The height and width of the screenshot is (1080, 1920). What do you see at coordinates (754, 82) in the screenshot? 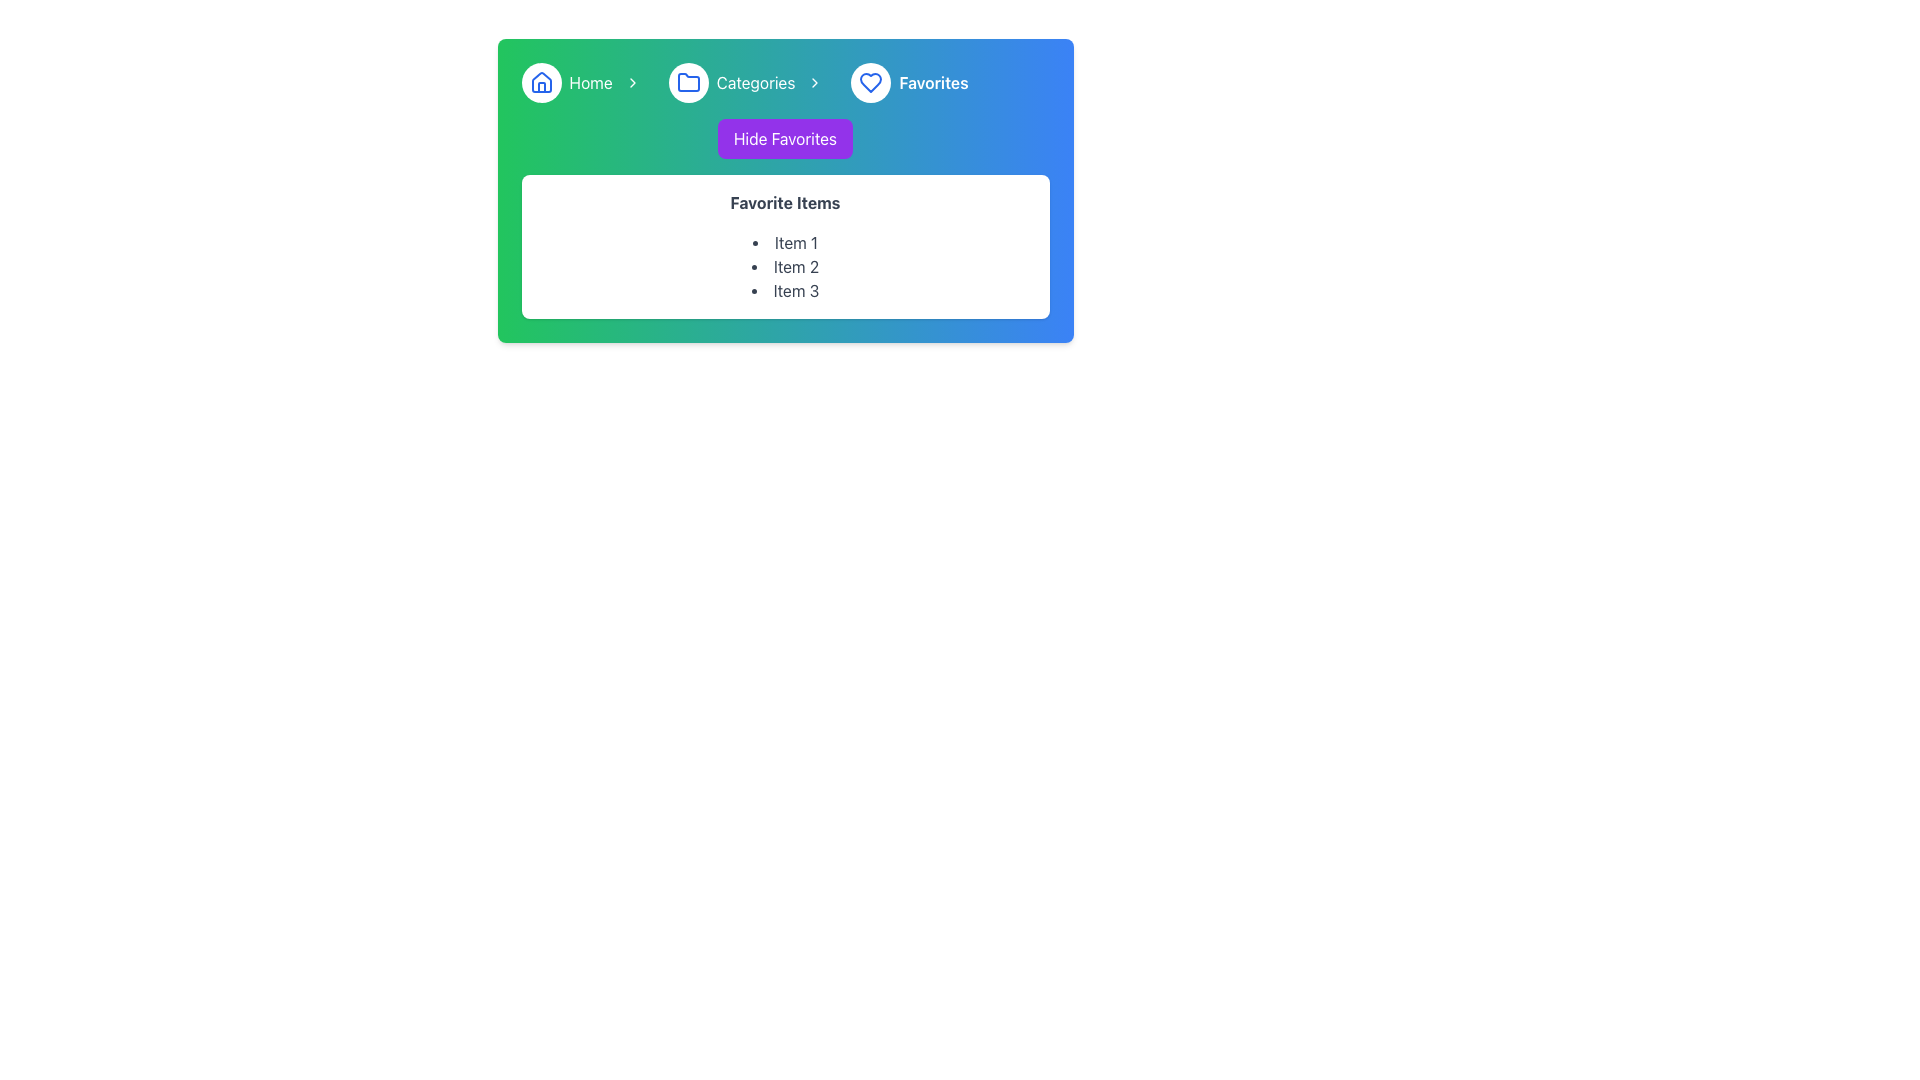
I see `the 'Categories' hyperlink text` at bounding box center [754, 82].